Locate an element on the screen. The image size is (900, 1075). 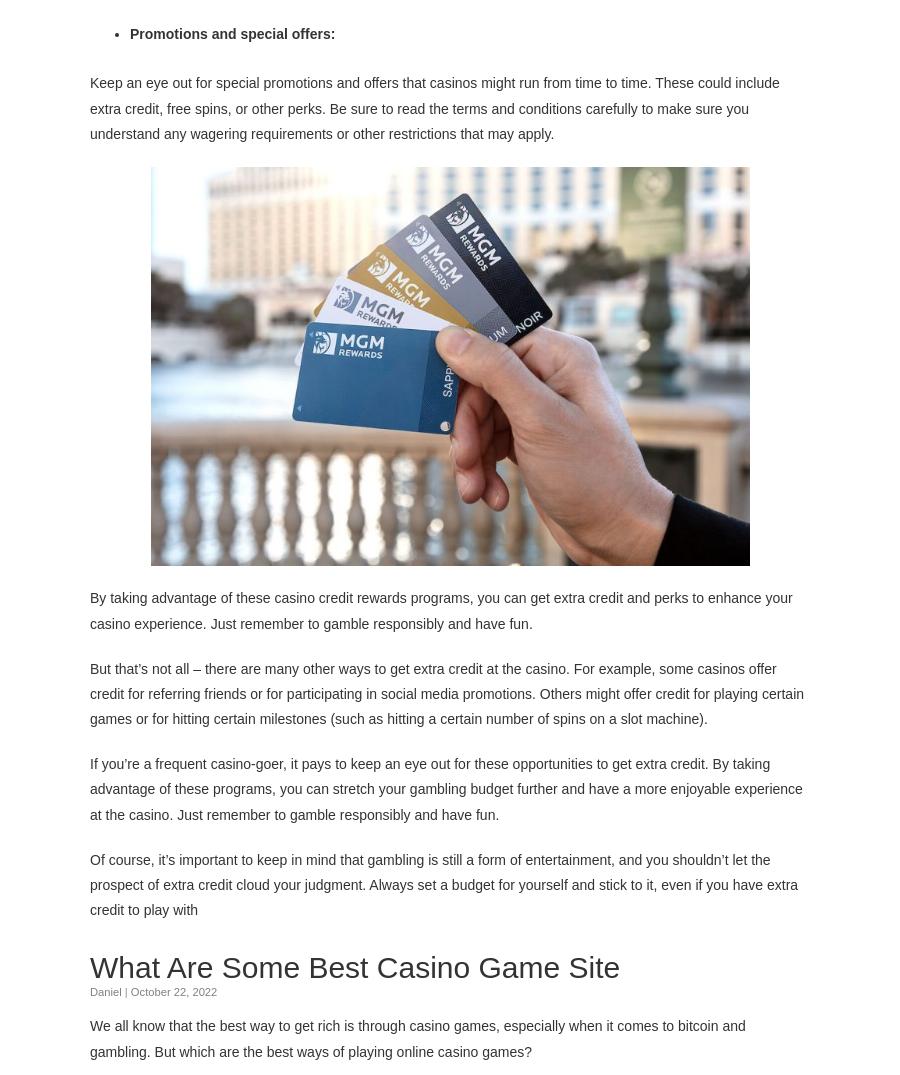
'What Are Some Best Casino Game Site' is located at coordinates (354, 967).